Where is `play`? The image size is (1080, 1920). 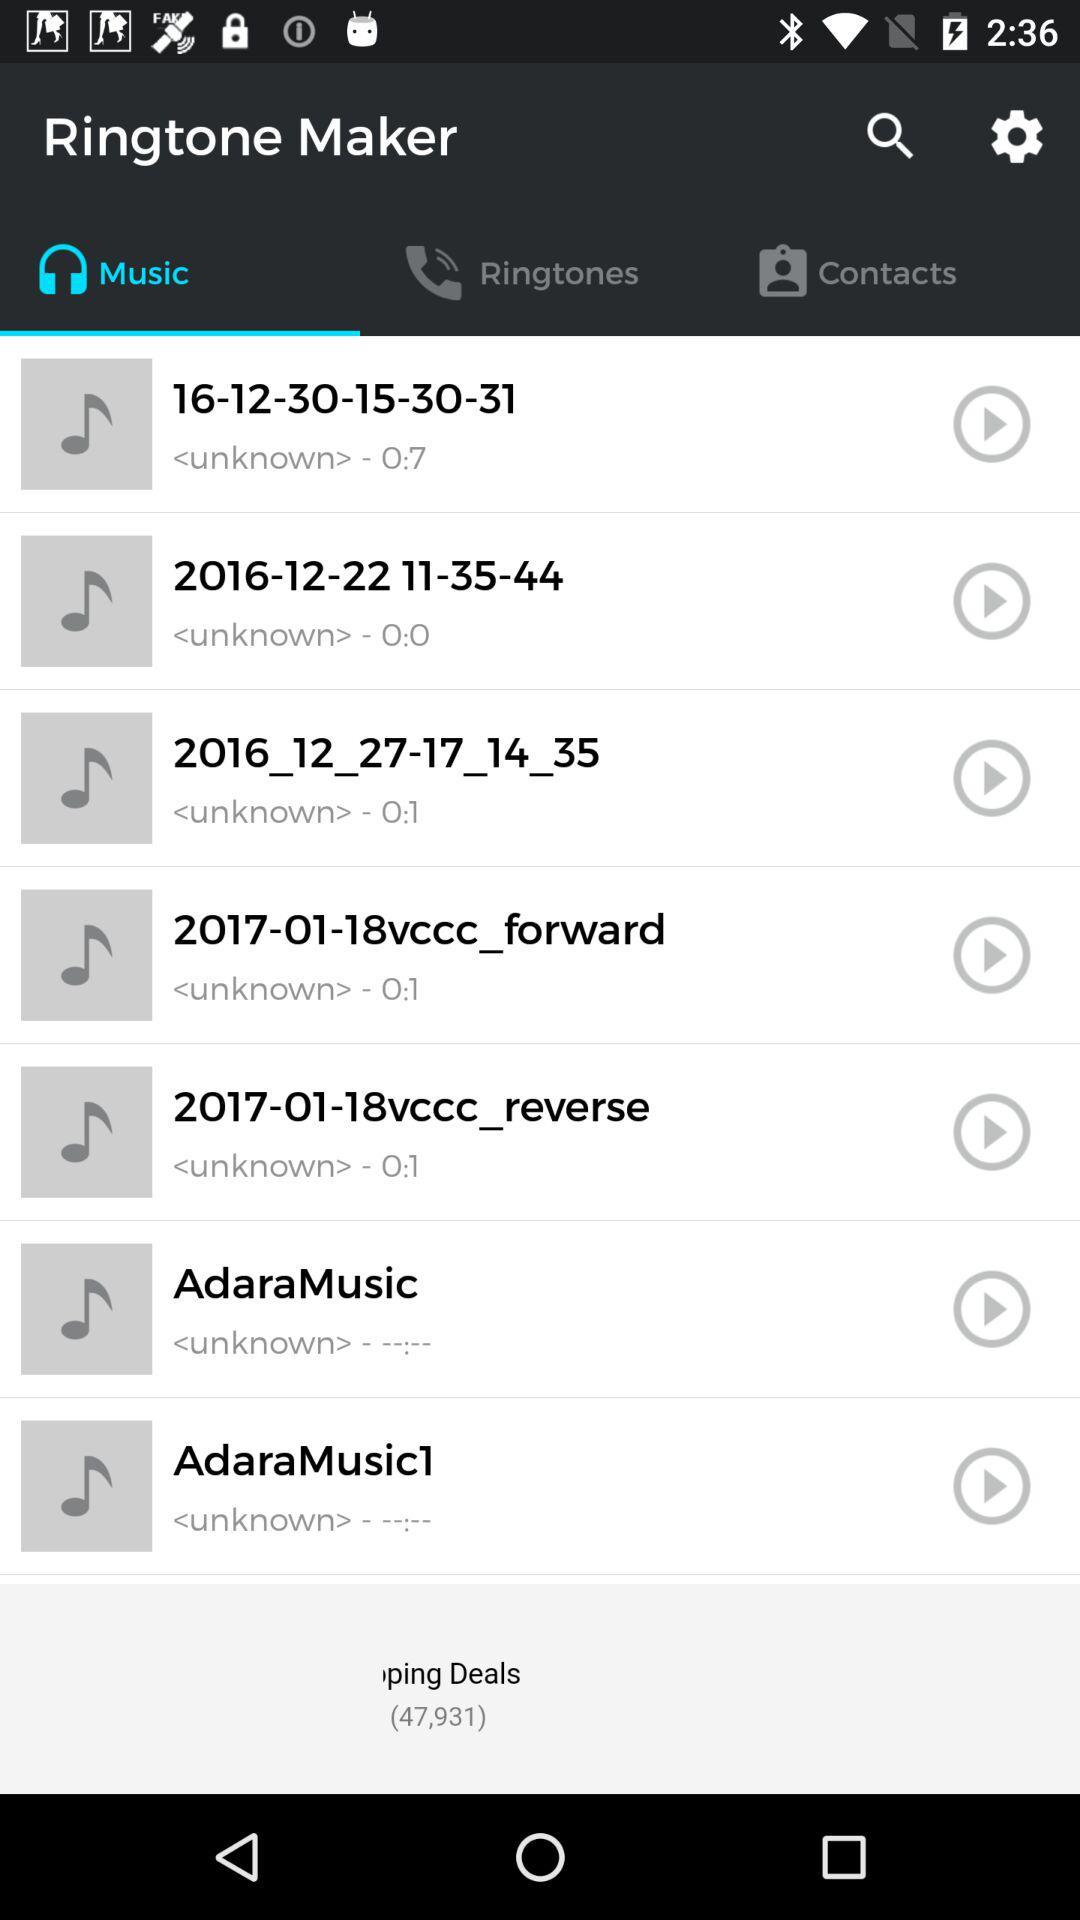
play is located at coordinates (991, 954).